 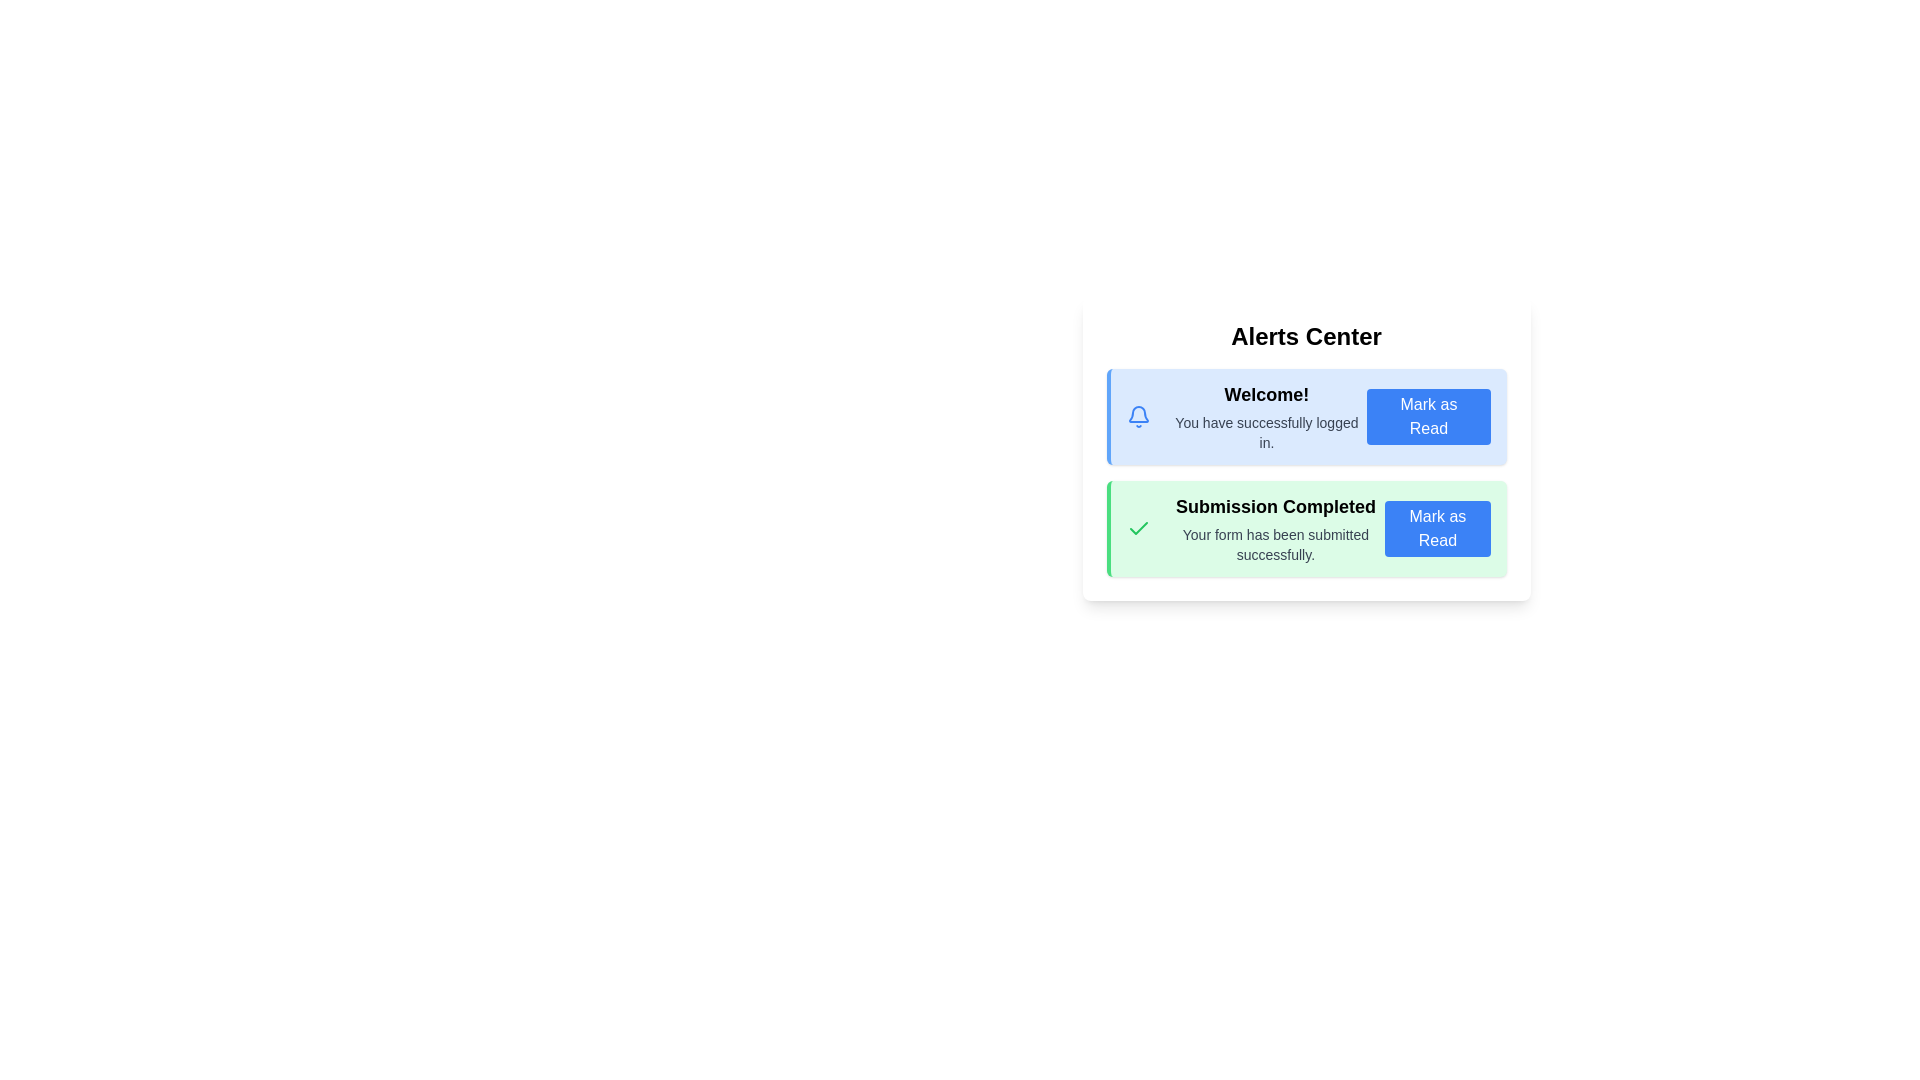 What do you see at coordinates (1266, 415) in the screenshot?
I see `the notification message indicating successful login, located in the notifications area next to the bell icon and the 'Mark as Read' button` at bounding box center [1266, 415].